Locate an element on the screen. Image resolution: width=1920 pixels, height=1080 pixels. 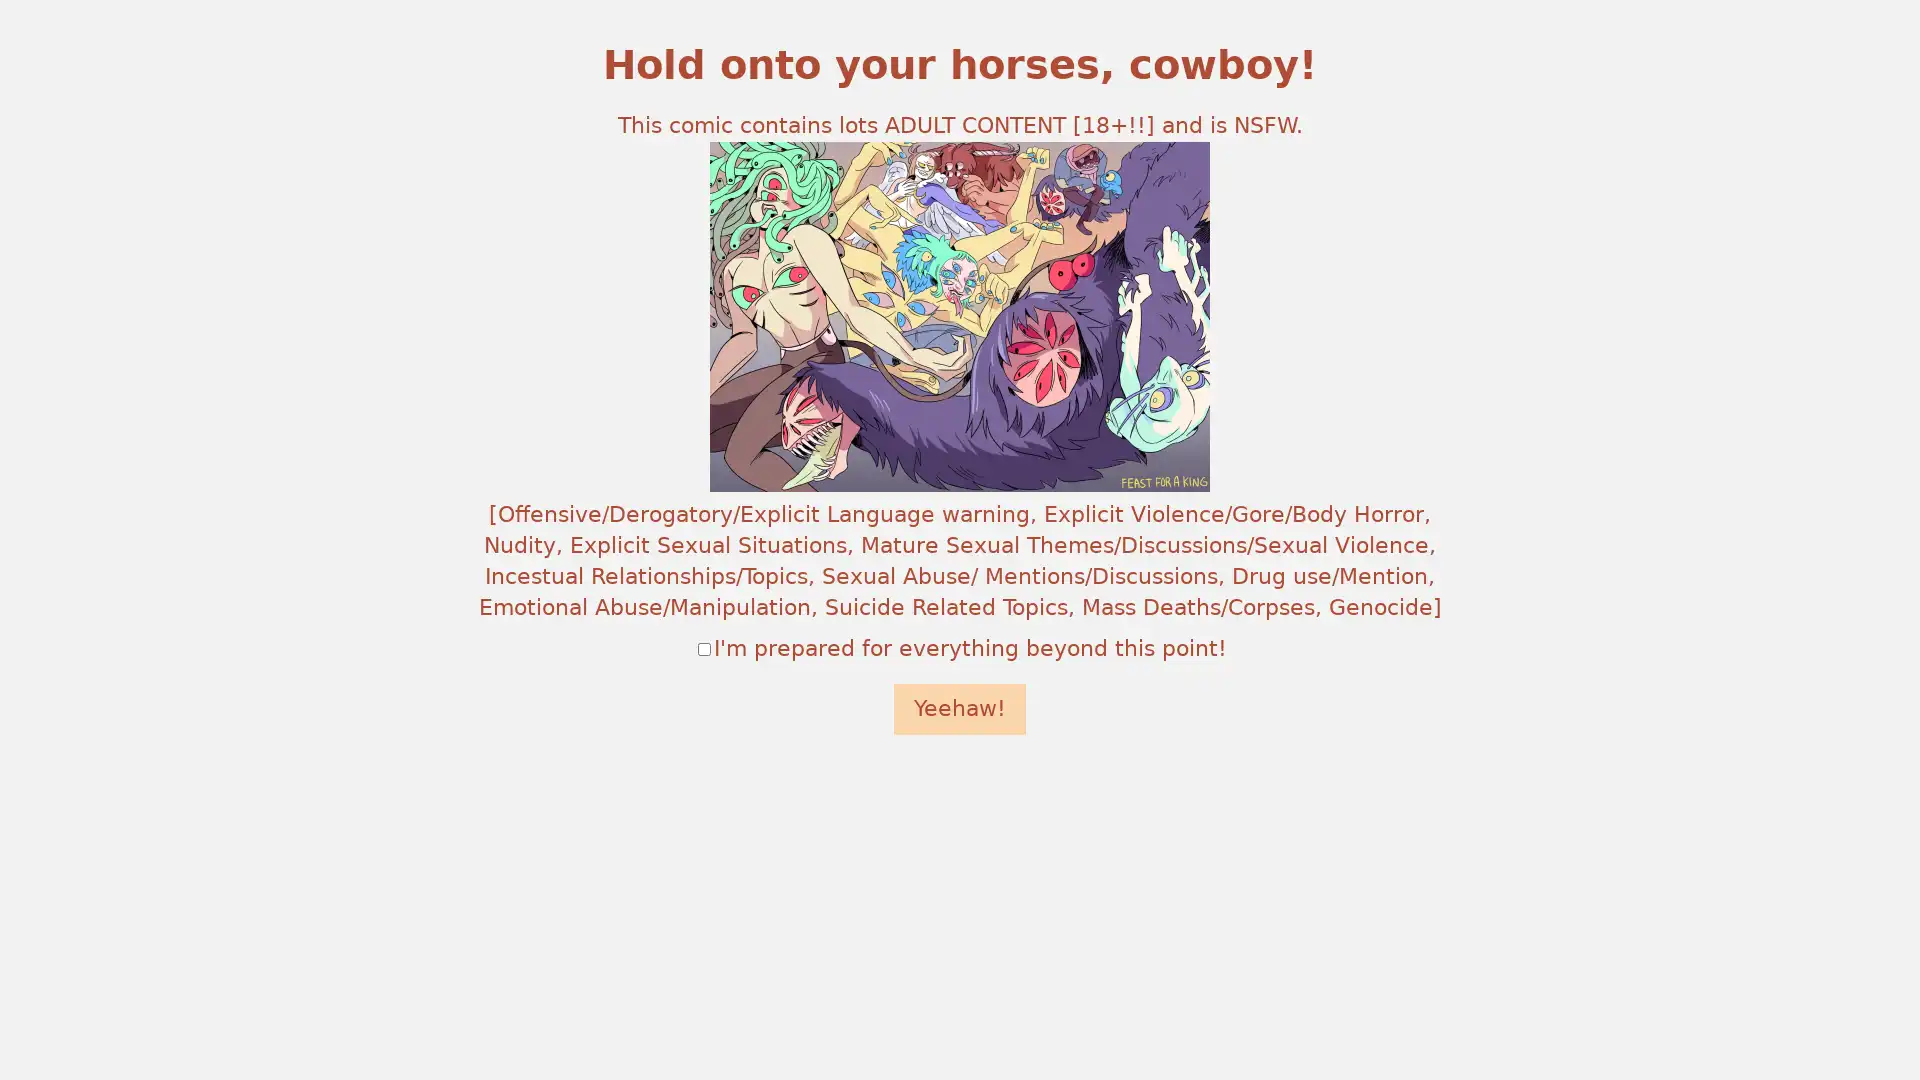
Yeehaw! is located at coordinates (960, 708).